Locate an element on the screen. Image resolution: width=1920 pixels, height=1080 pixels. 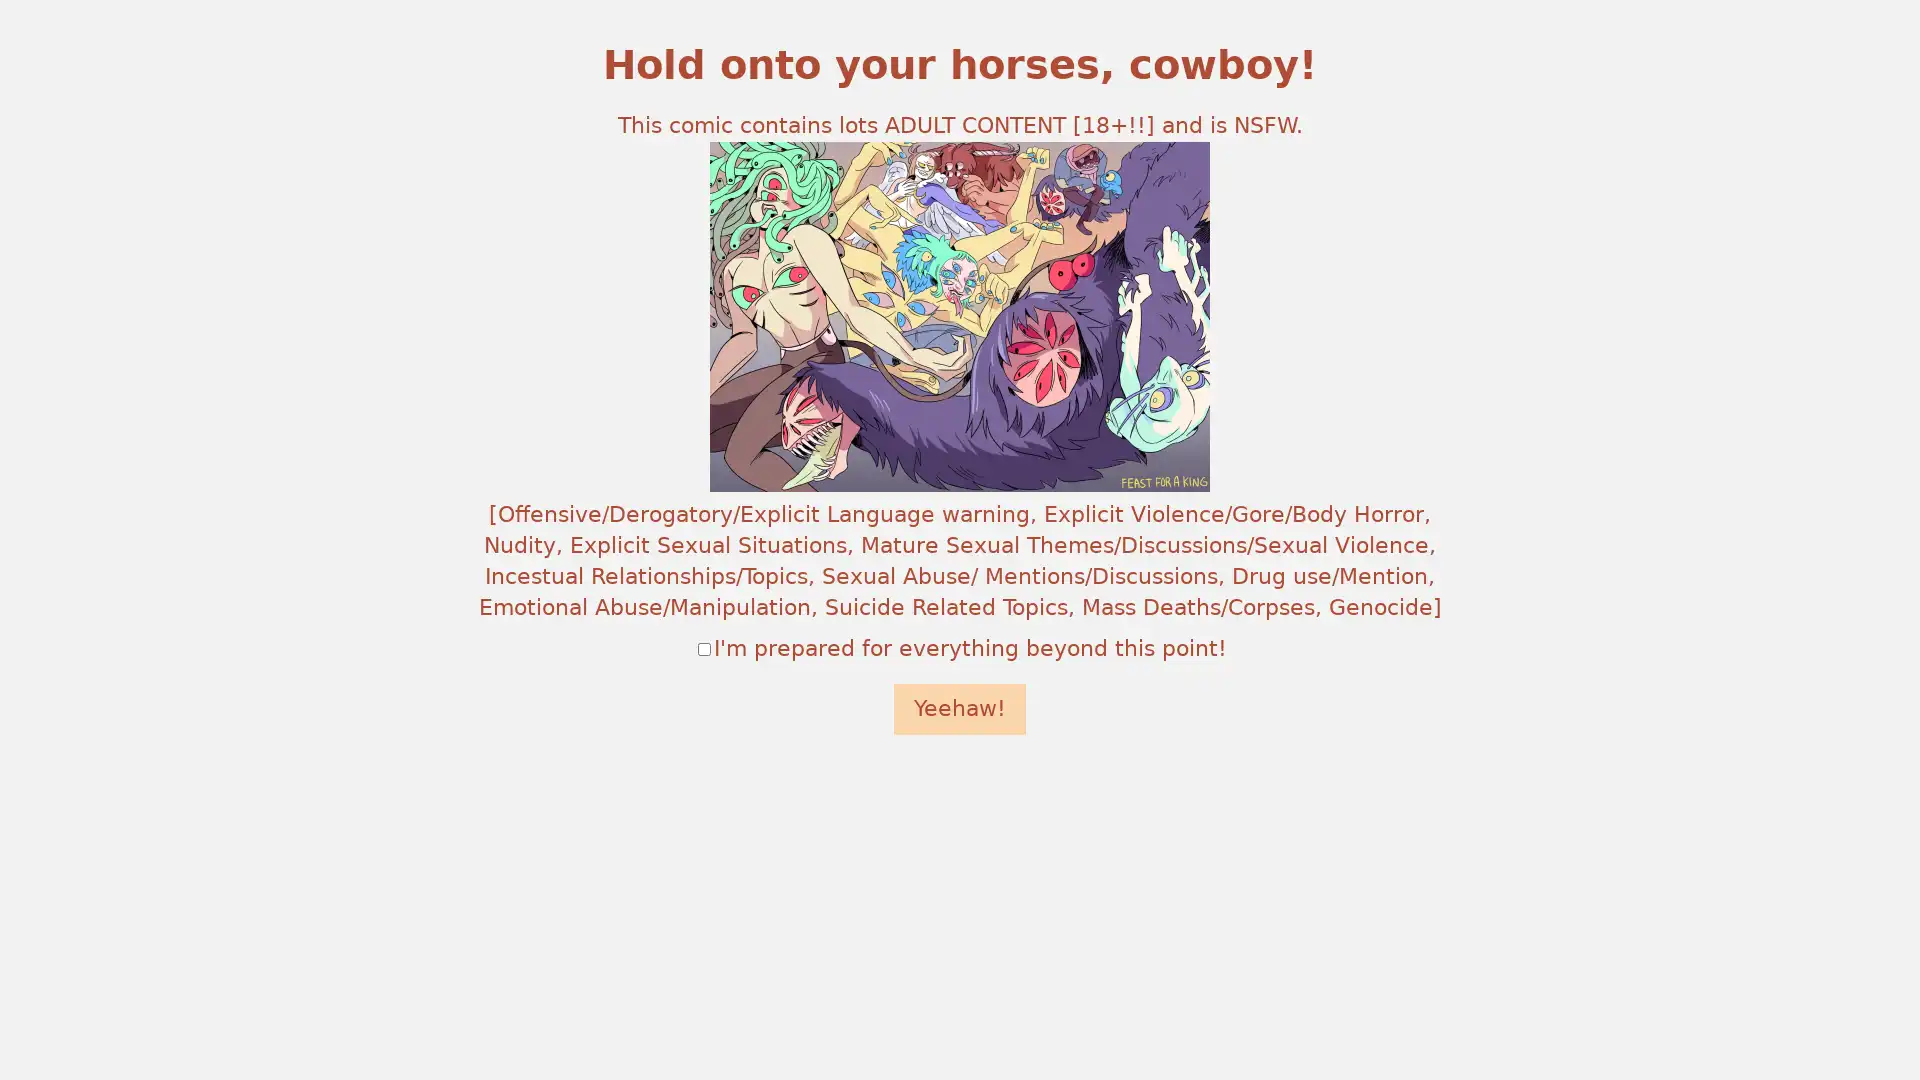
Yeehaw! is located at coordinates (960, 708).